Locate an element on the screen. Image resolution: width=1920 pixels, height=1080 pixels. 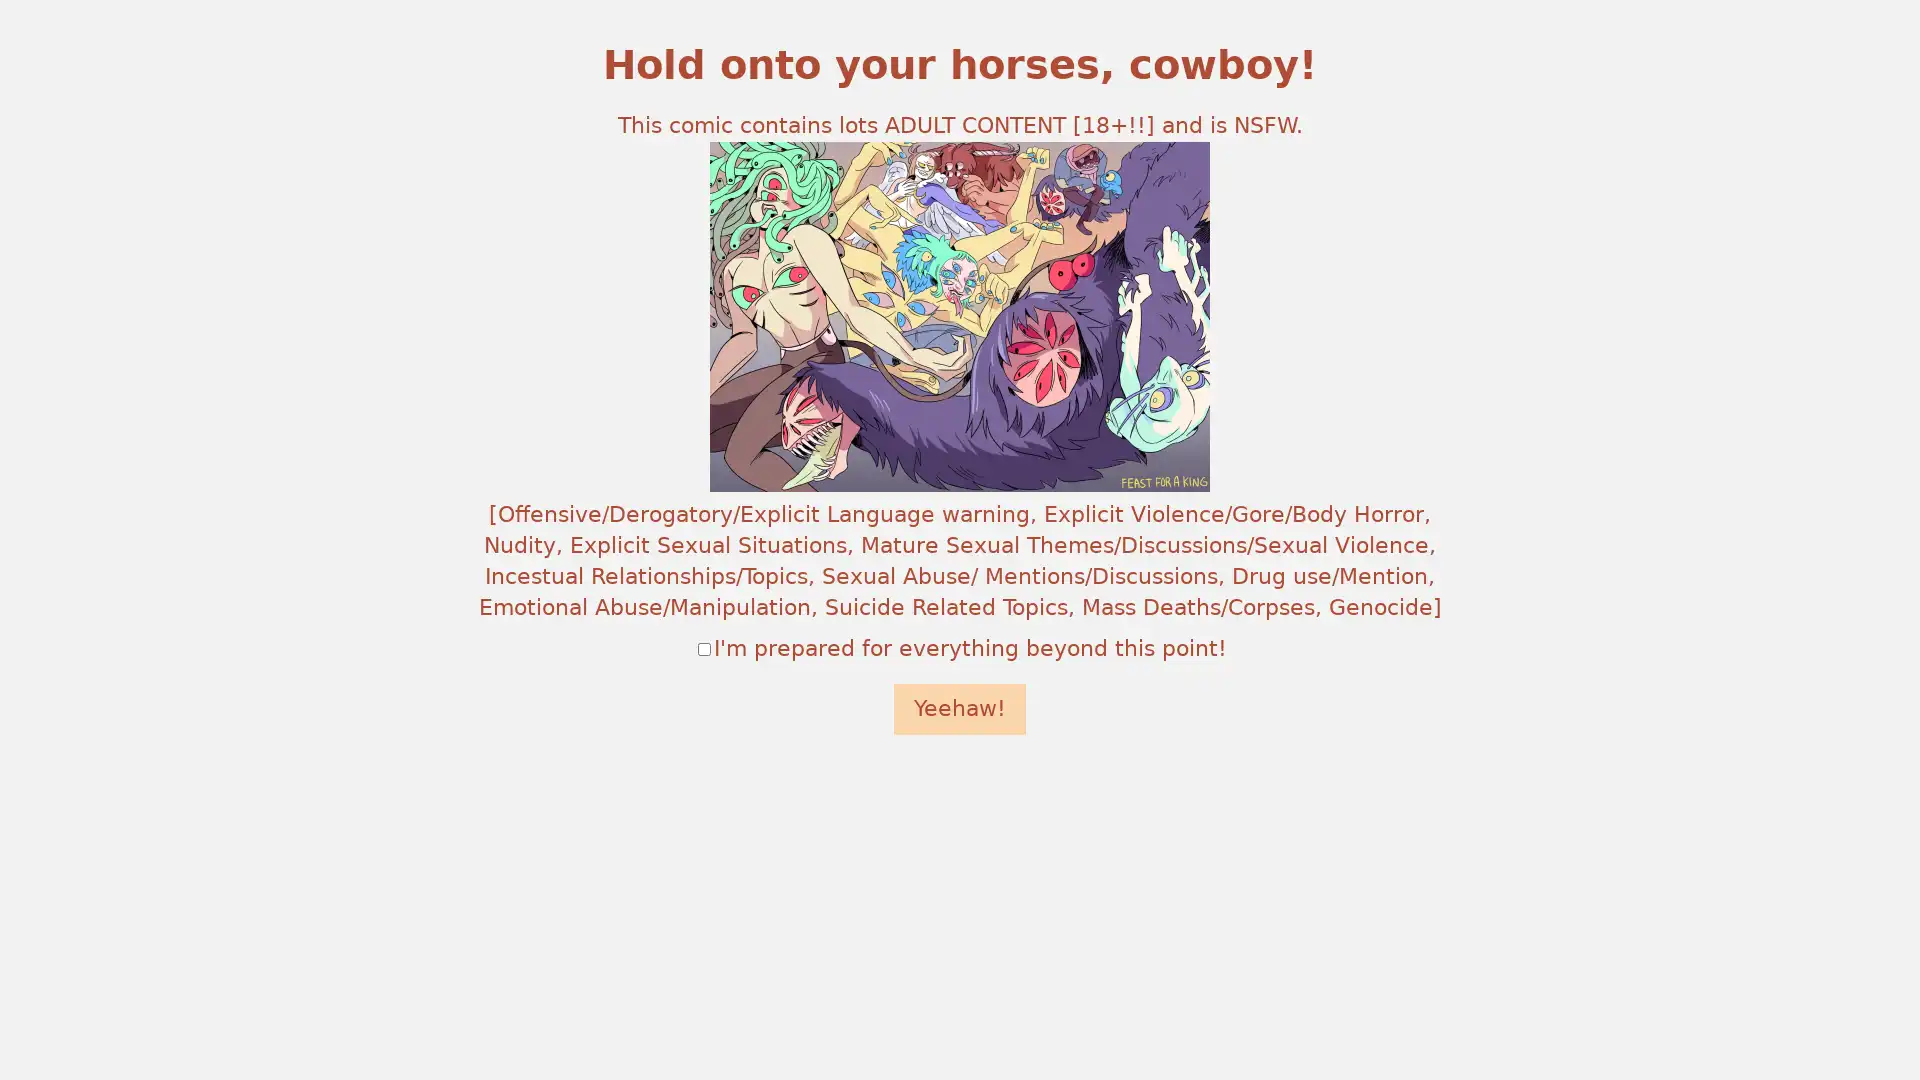
Yeehaw! is located at coordinates (960, 708).